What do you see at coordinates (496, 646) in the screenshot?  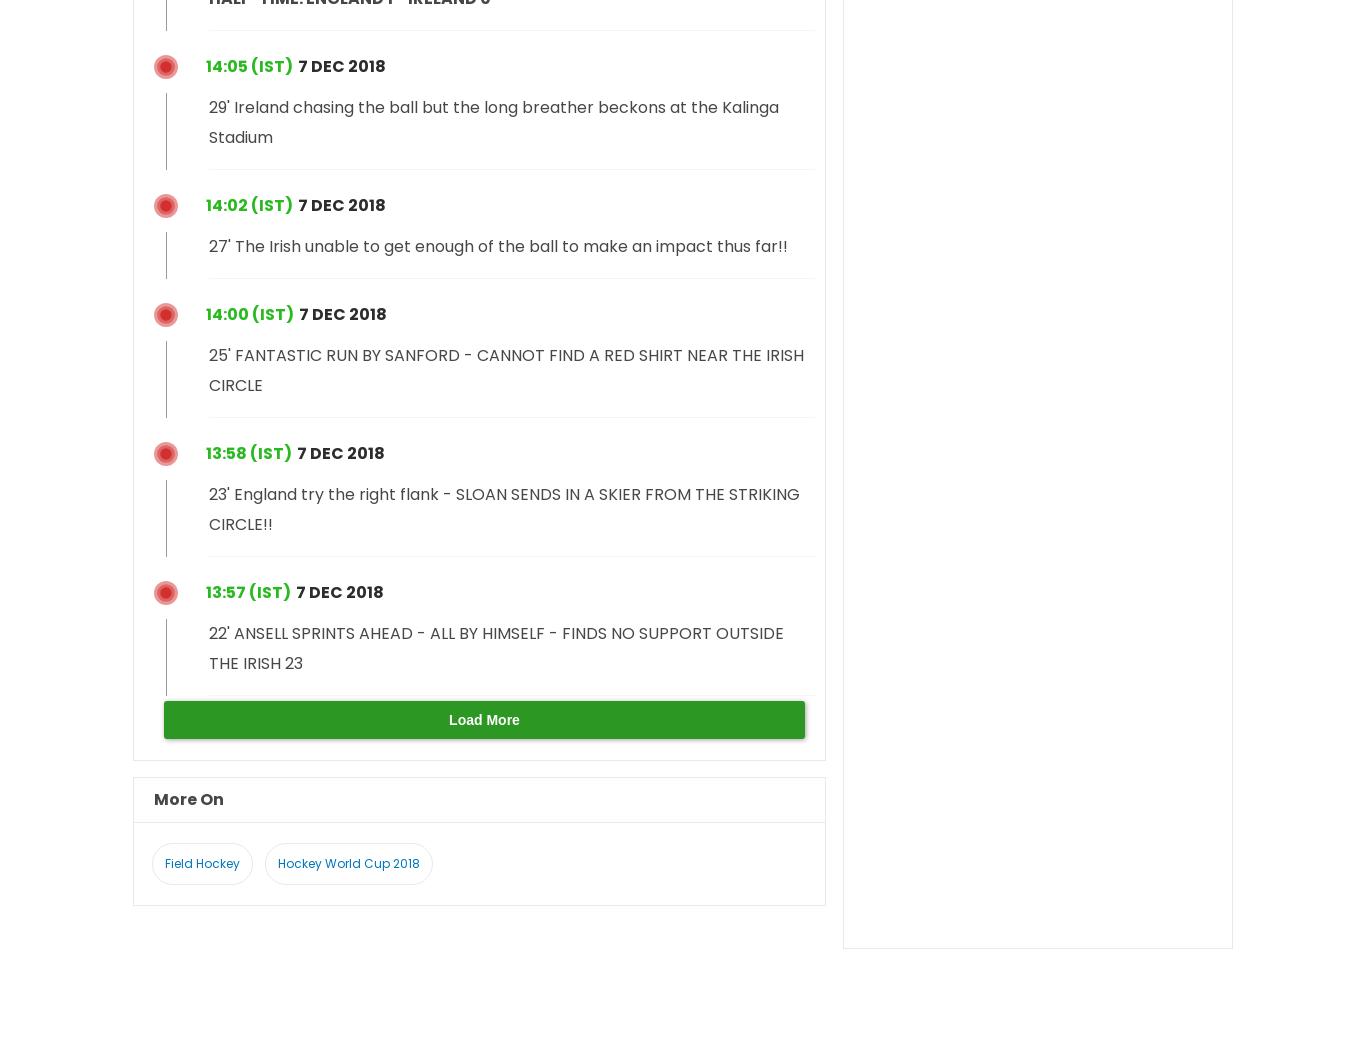 I see `'22' ANSELL SPRINTS AHEAD - ALL BY HIMSELF - FINDS NO SUPPORT OUTSIDE THE IRISH 23'` at bounding box center [496, 646].